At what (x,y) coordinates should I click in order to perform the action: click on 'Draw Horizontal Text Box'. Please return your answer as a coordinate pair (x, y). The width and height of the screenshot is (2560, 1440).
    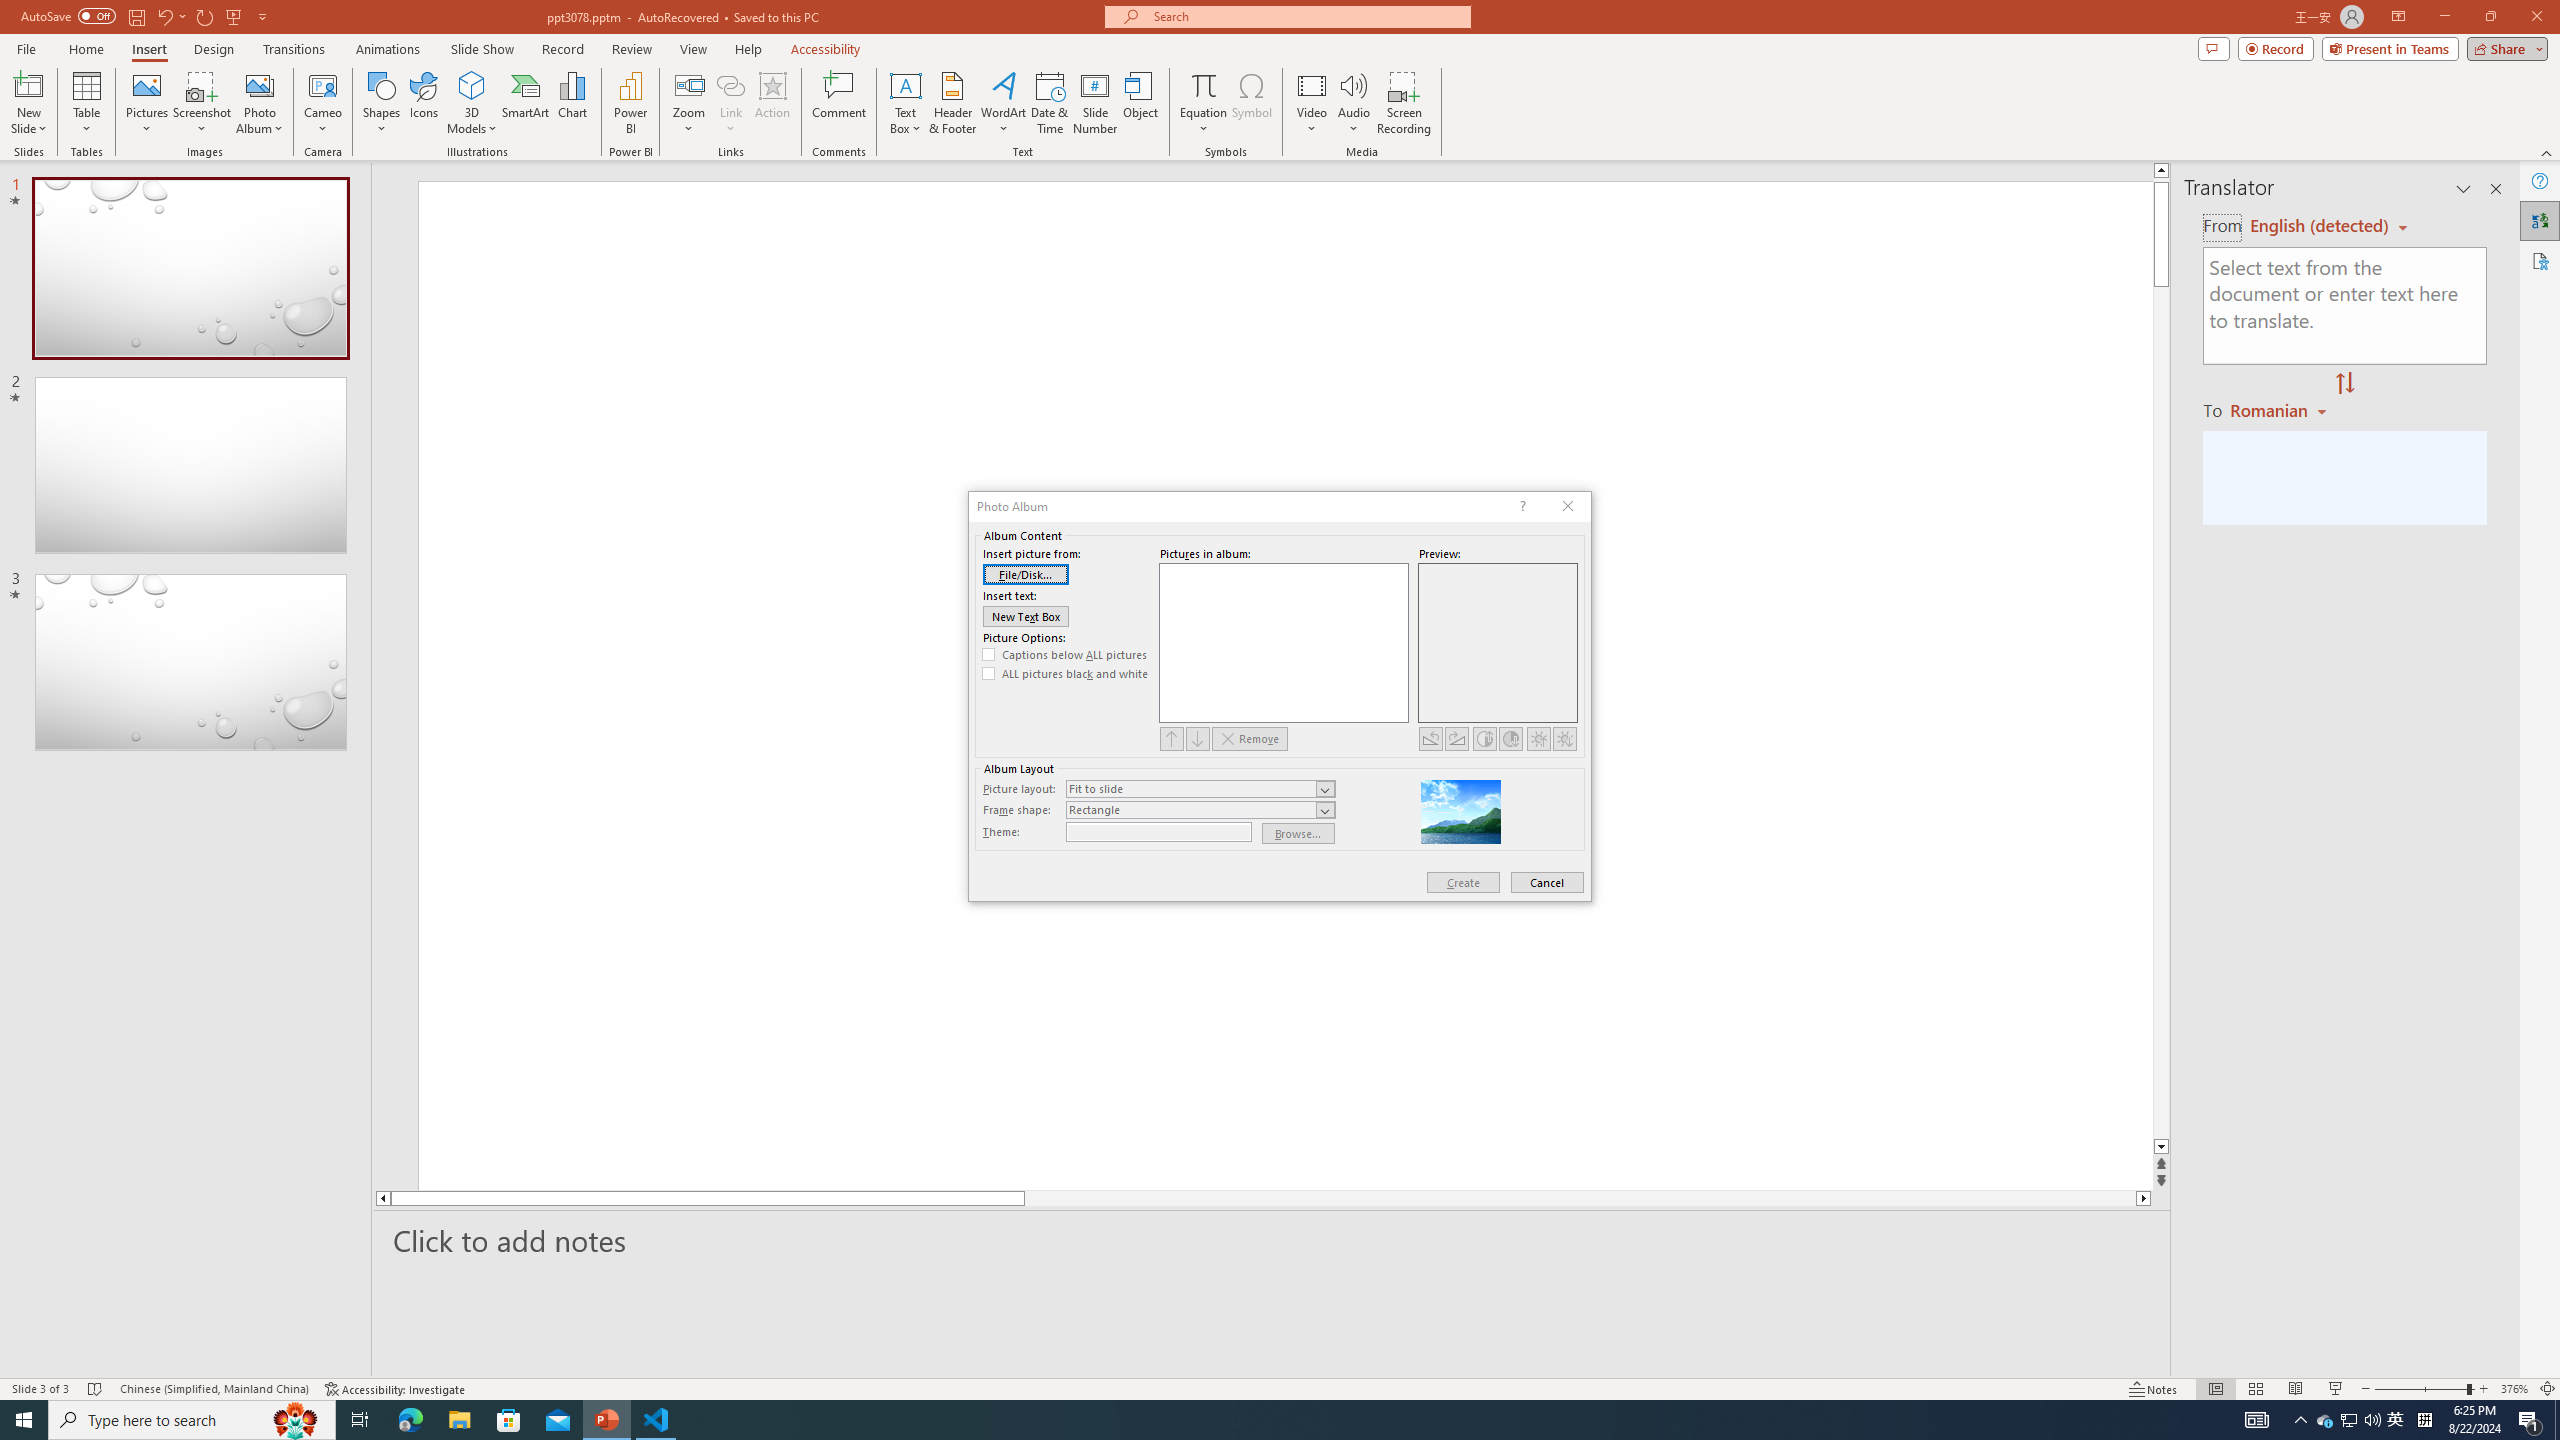
    Looking at the image, I should click on (905, 84).